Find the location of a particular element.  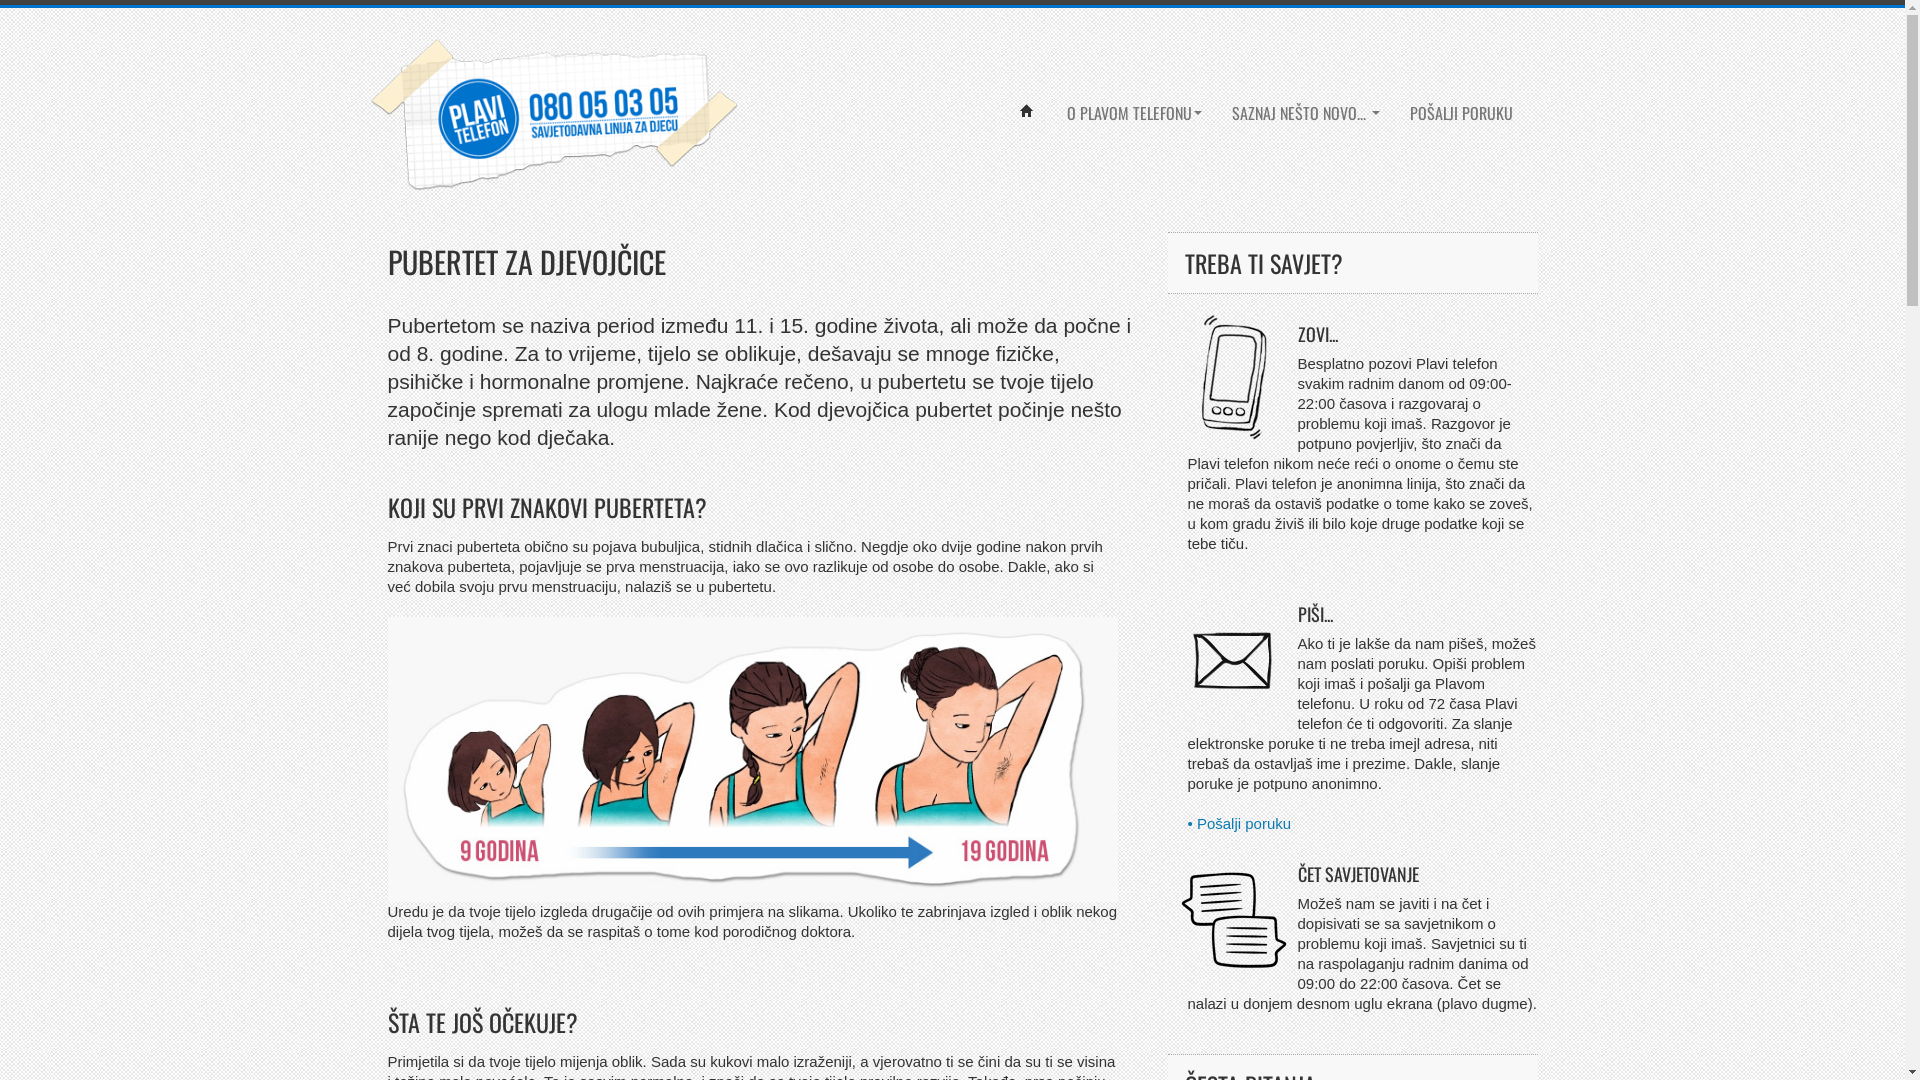

'O PLAVOM TELEFONU' is located at coordinates (1134, 112).